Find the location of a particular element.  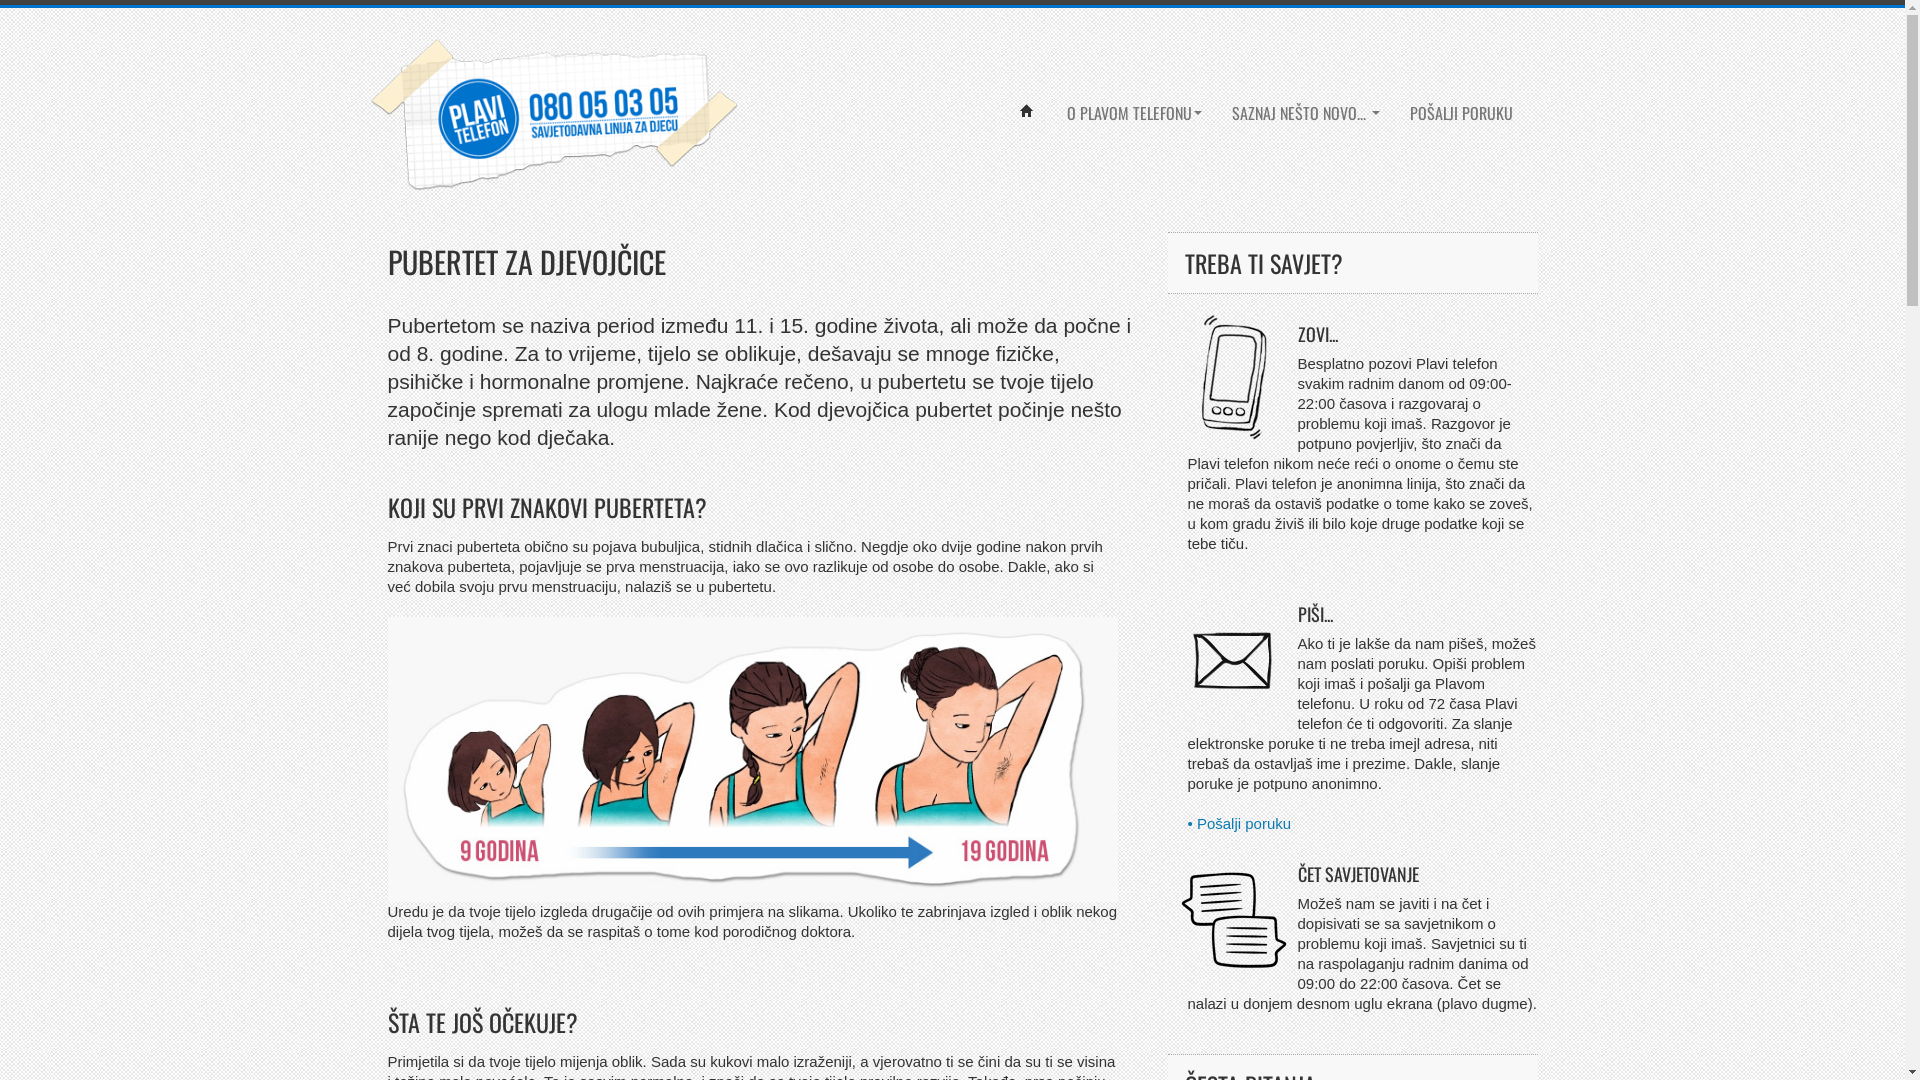

'O PLAVOM TELEFONU' is located at coordinates (1134, 112).